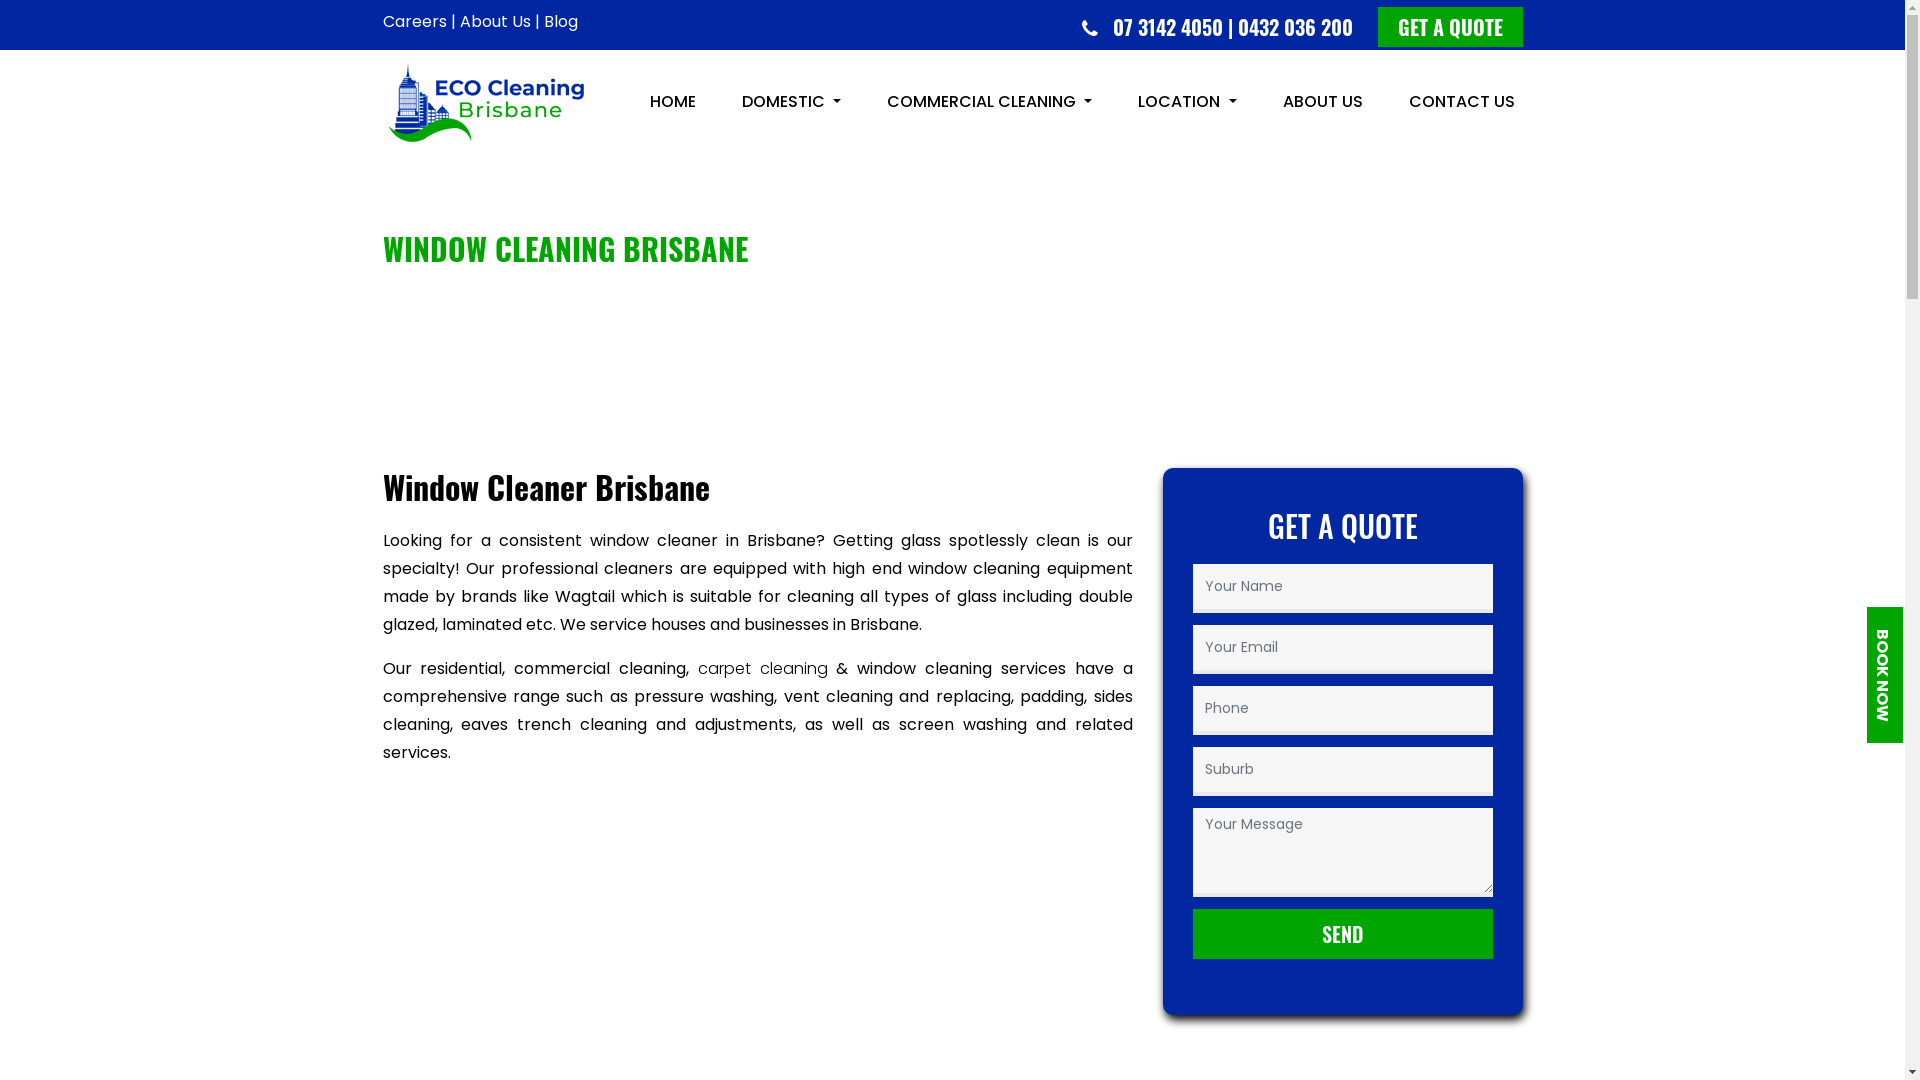 The width and height of the screenshot is (1920, 1080). What do you see at coordinates (1450, 27) in the screenshot?
I see `'GET A QUOTE'` at bounding box center [1450, 27].